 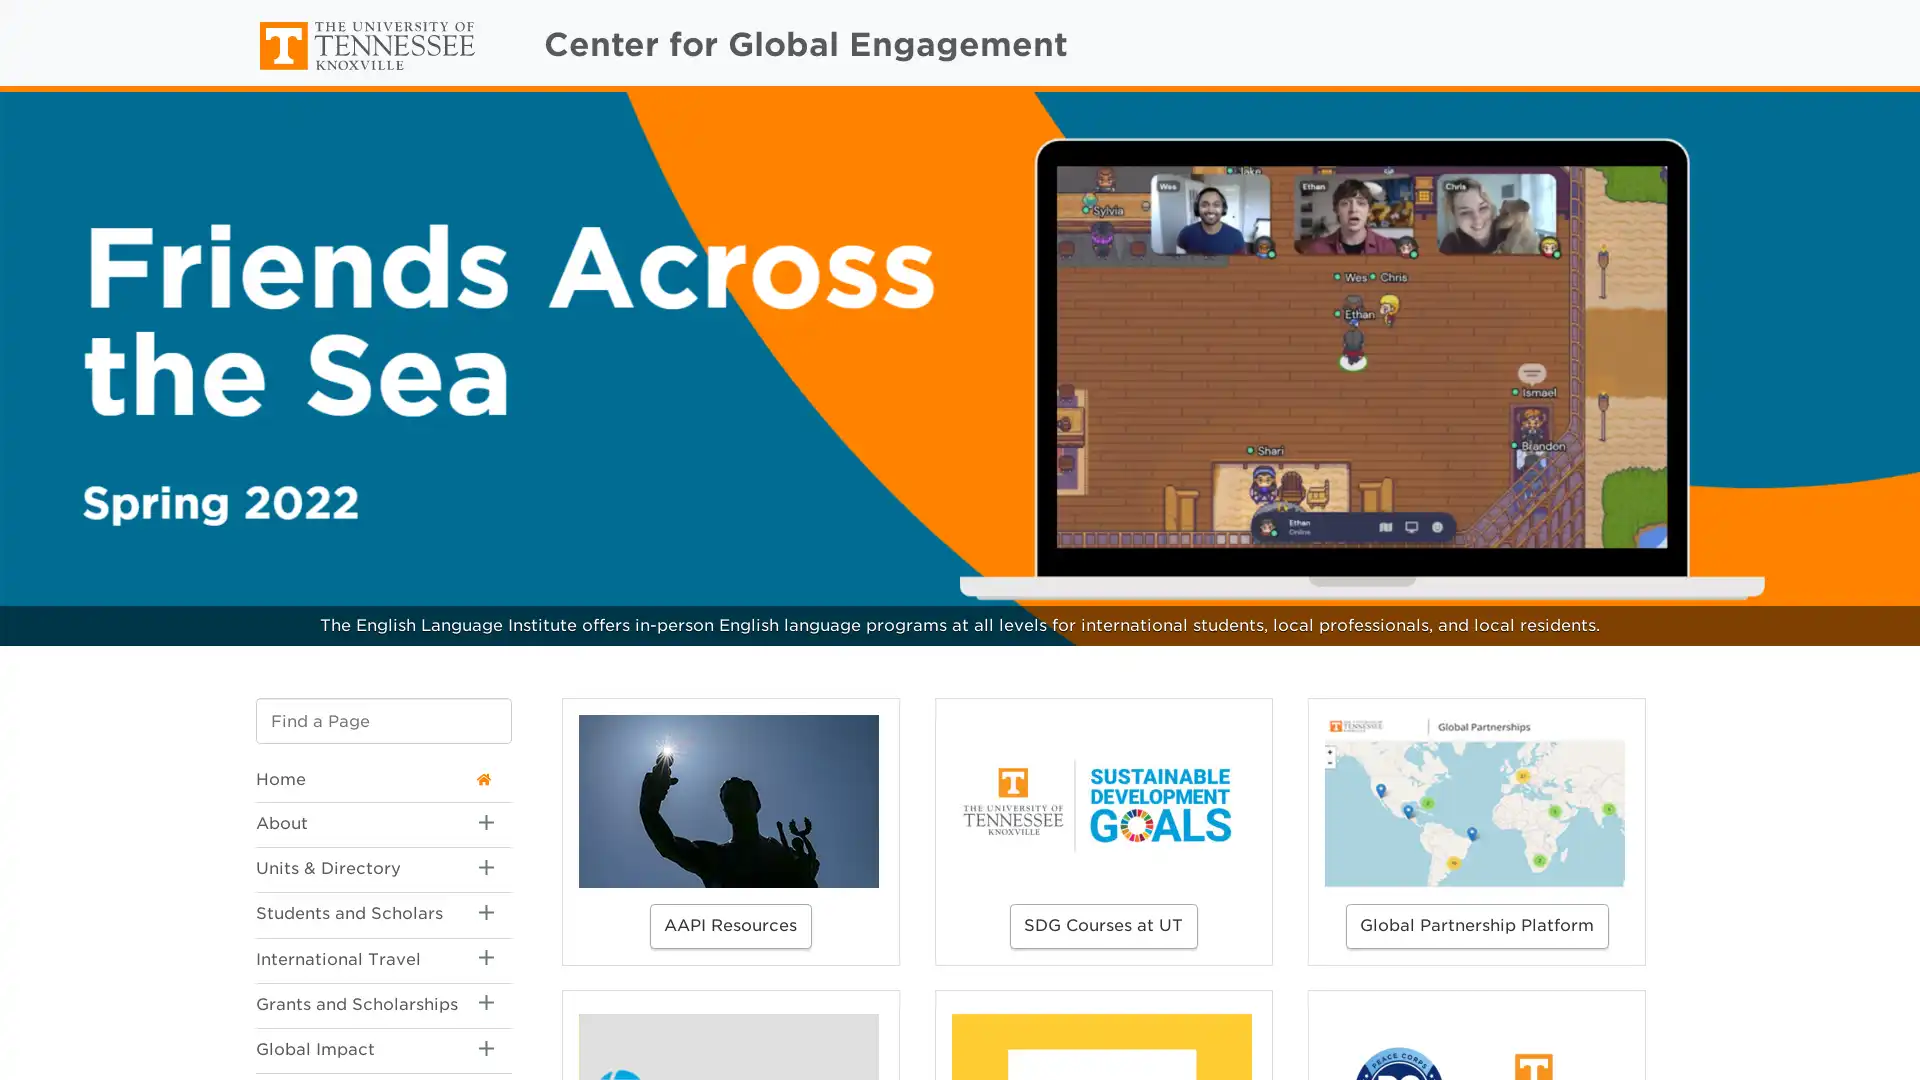 I want to click on Toggle Sub Menu, so click(x=280, y=871).